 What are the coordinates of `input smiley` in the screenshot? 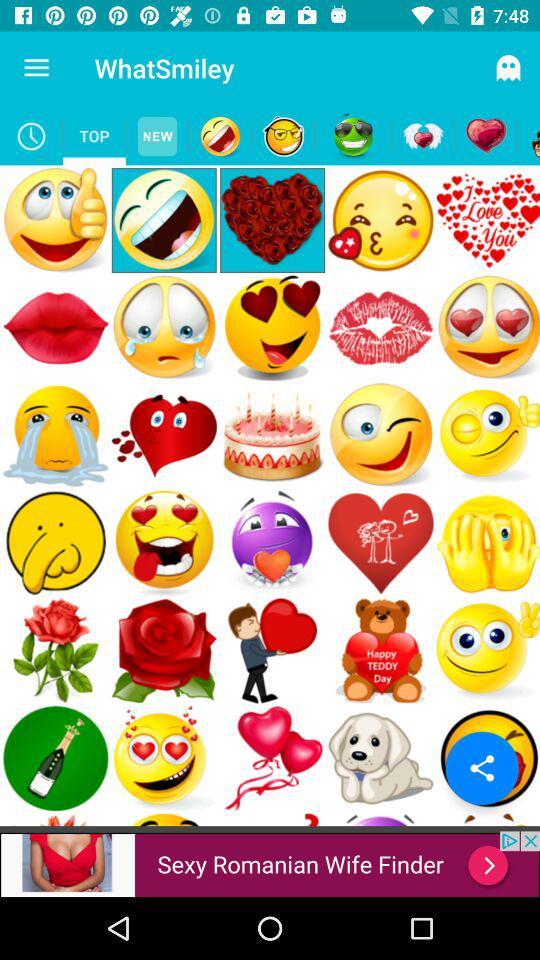 It's located at (219, 135).